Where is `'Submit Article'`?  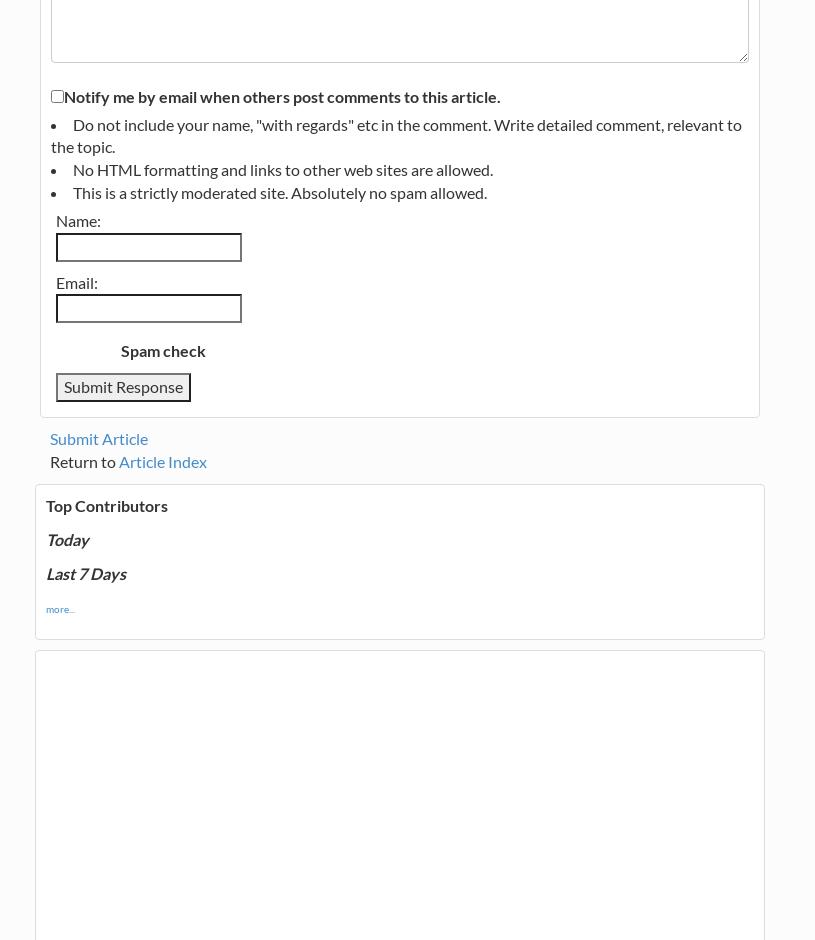 'Submit Article' is located at coordinates (98, 436).